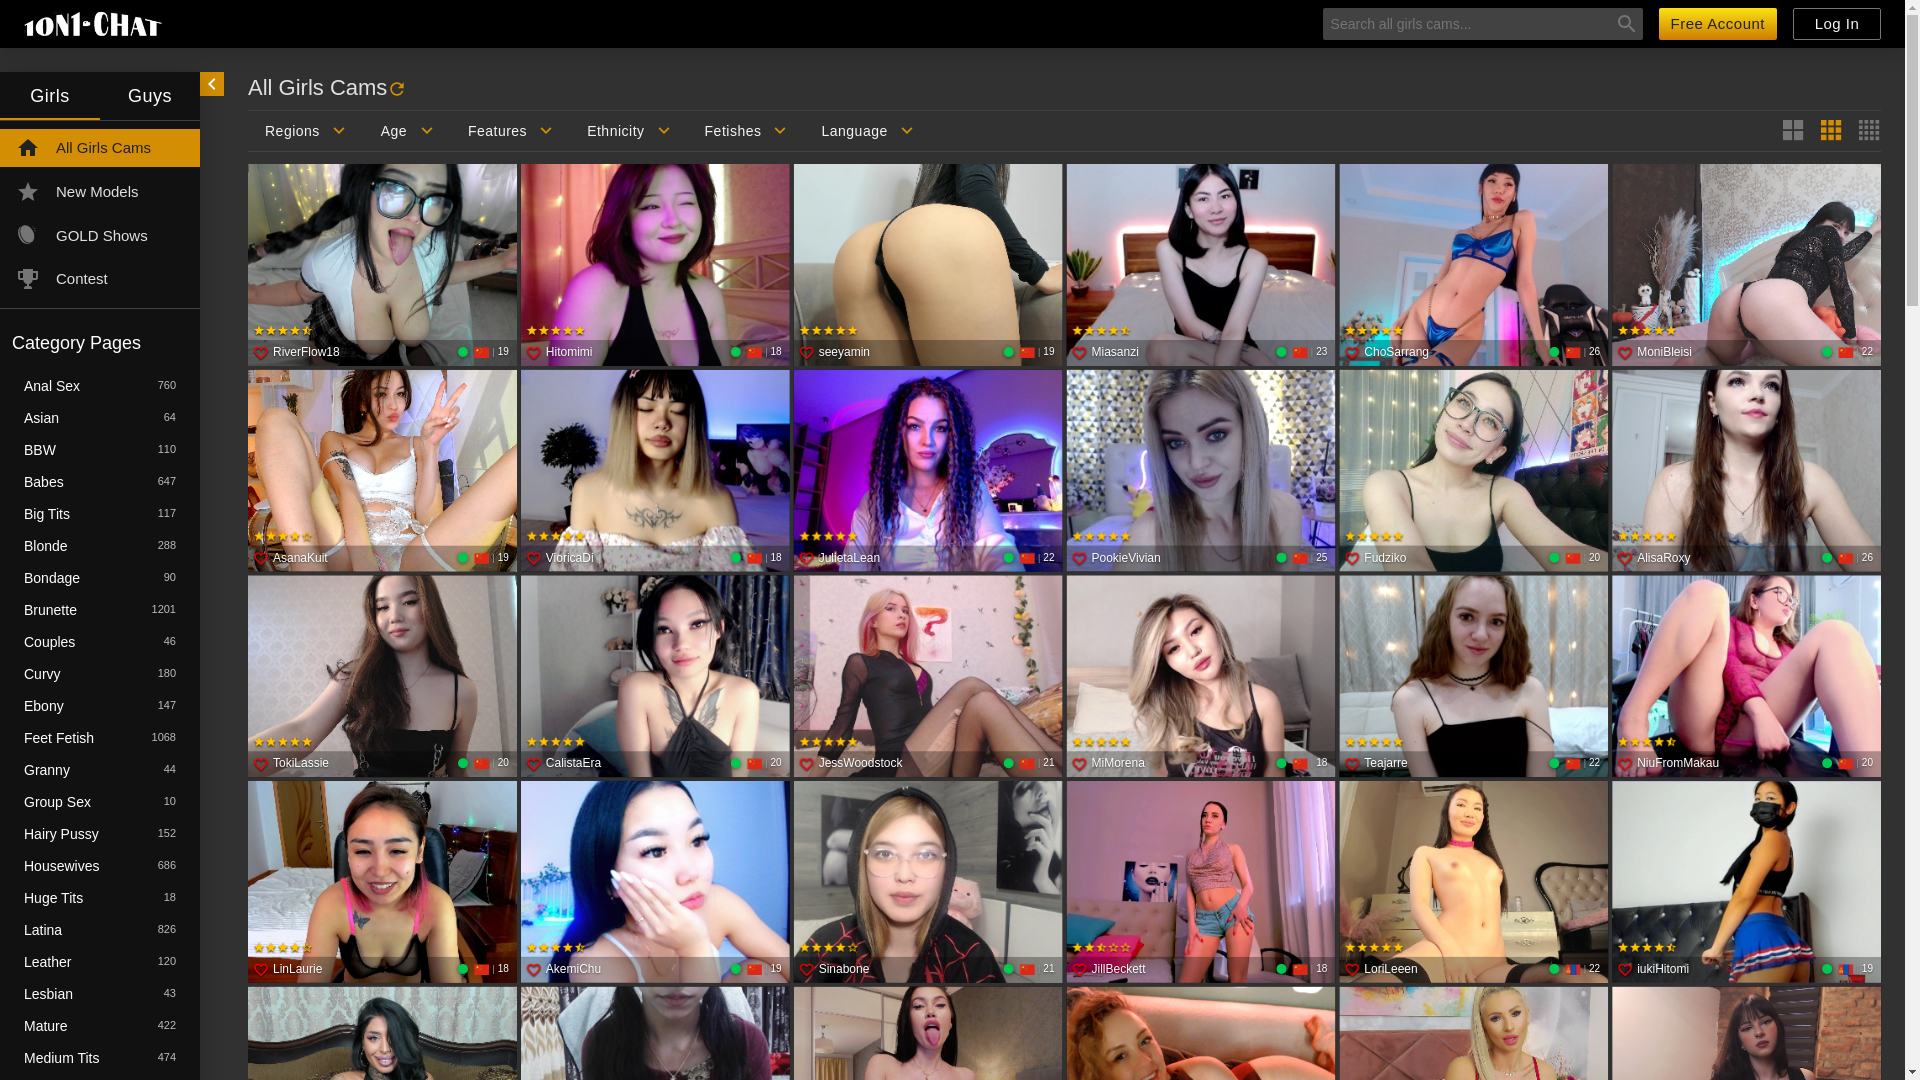 The height and width of the screenshot is (1080, 1920). What do you see at coordinates (1200, 882) in the screenshot?
I see `'JillBeckett` at bounding box center [1200, 882].